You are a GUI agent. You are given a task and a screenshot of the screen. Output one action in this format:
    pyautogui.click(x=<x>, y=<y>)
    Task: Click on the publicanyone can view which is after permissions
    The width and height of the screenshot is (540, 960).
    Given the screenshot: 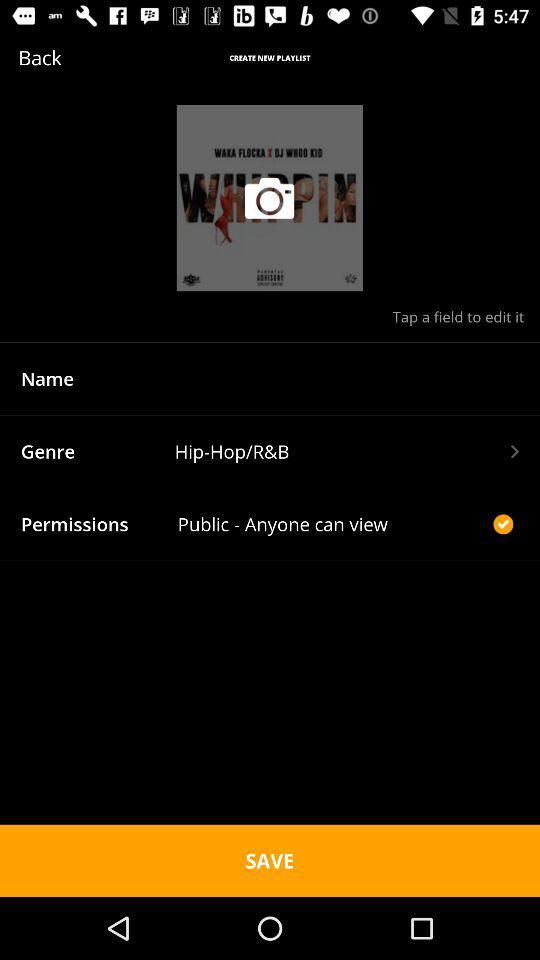 What is the action you would take?
    pyautogui.click(x=333, y=523)
    